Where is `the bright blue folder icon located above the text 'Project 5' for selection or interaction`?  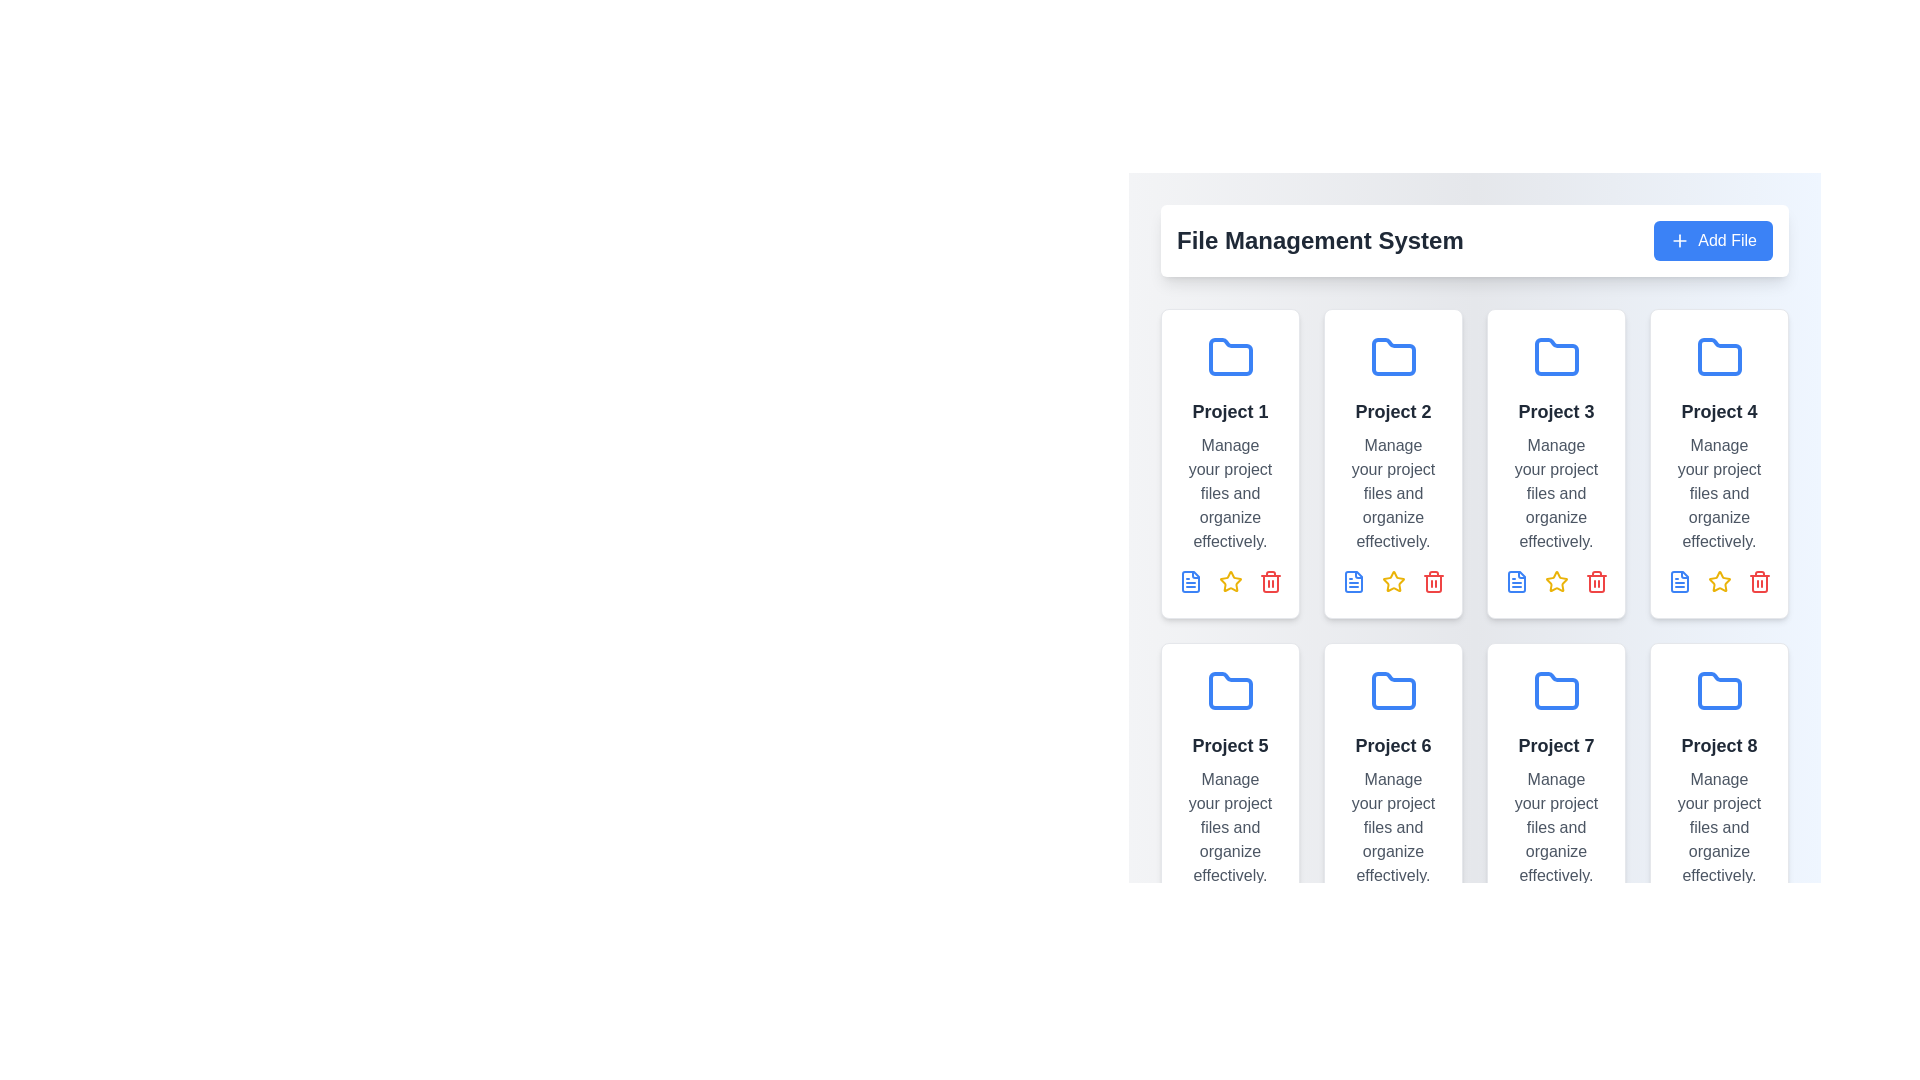 the bright blue folder icon located above the text 'Project 5' for selection or interaction is located at coordinates (1229, 690).